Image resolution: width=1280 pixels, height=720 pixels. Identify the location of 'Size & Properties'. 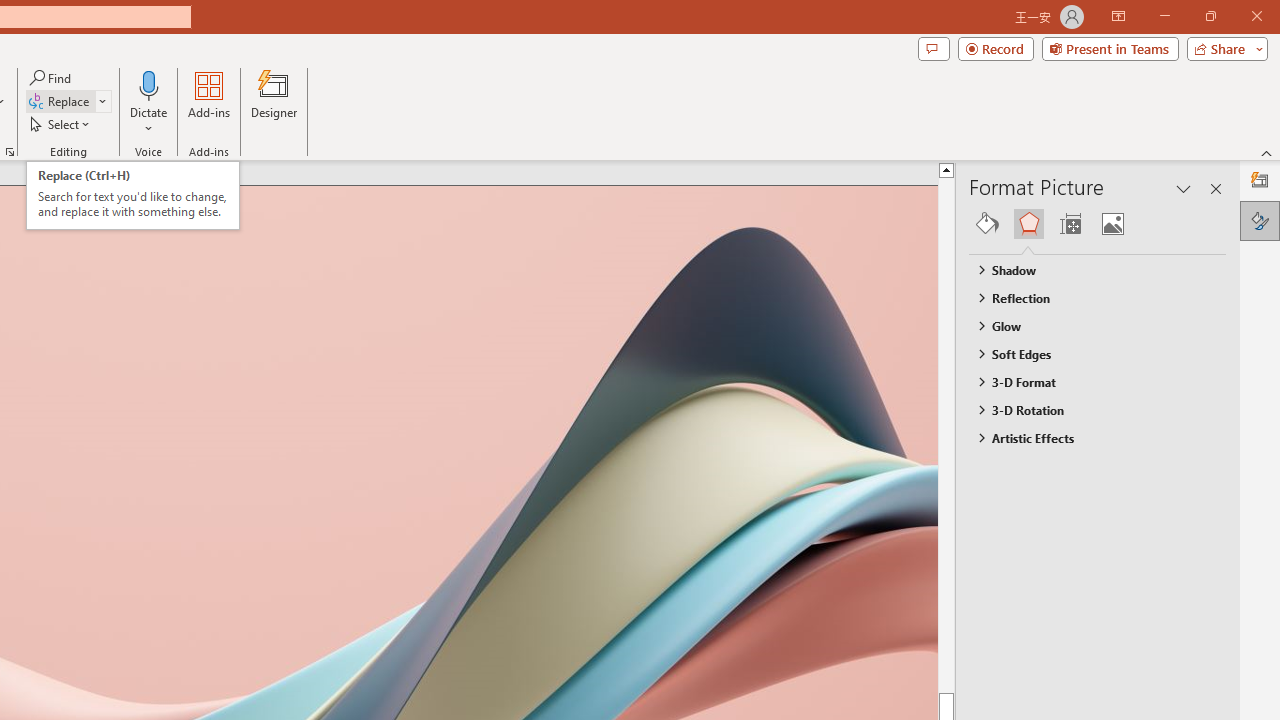
(1069, 223).